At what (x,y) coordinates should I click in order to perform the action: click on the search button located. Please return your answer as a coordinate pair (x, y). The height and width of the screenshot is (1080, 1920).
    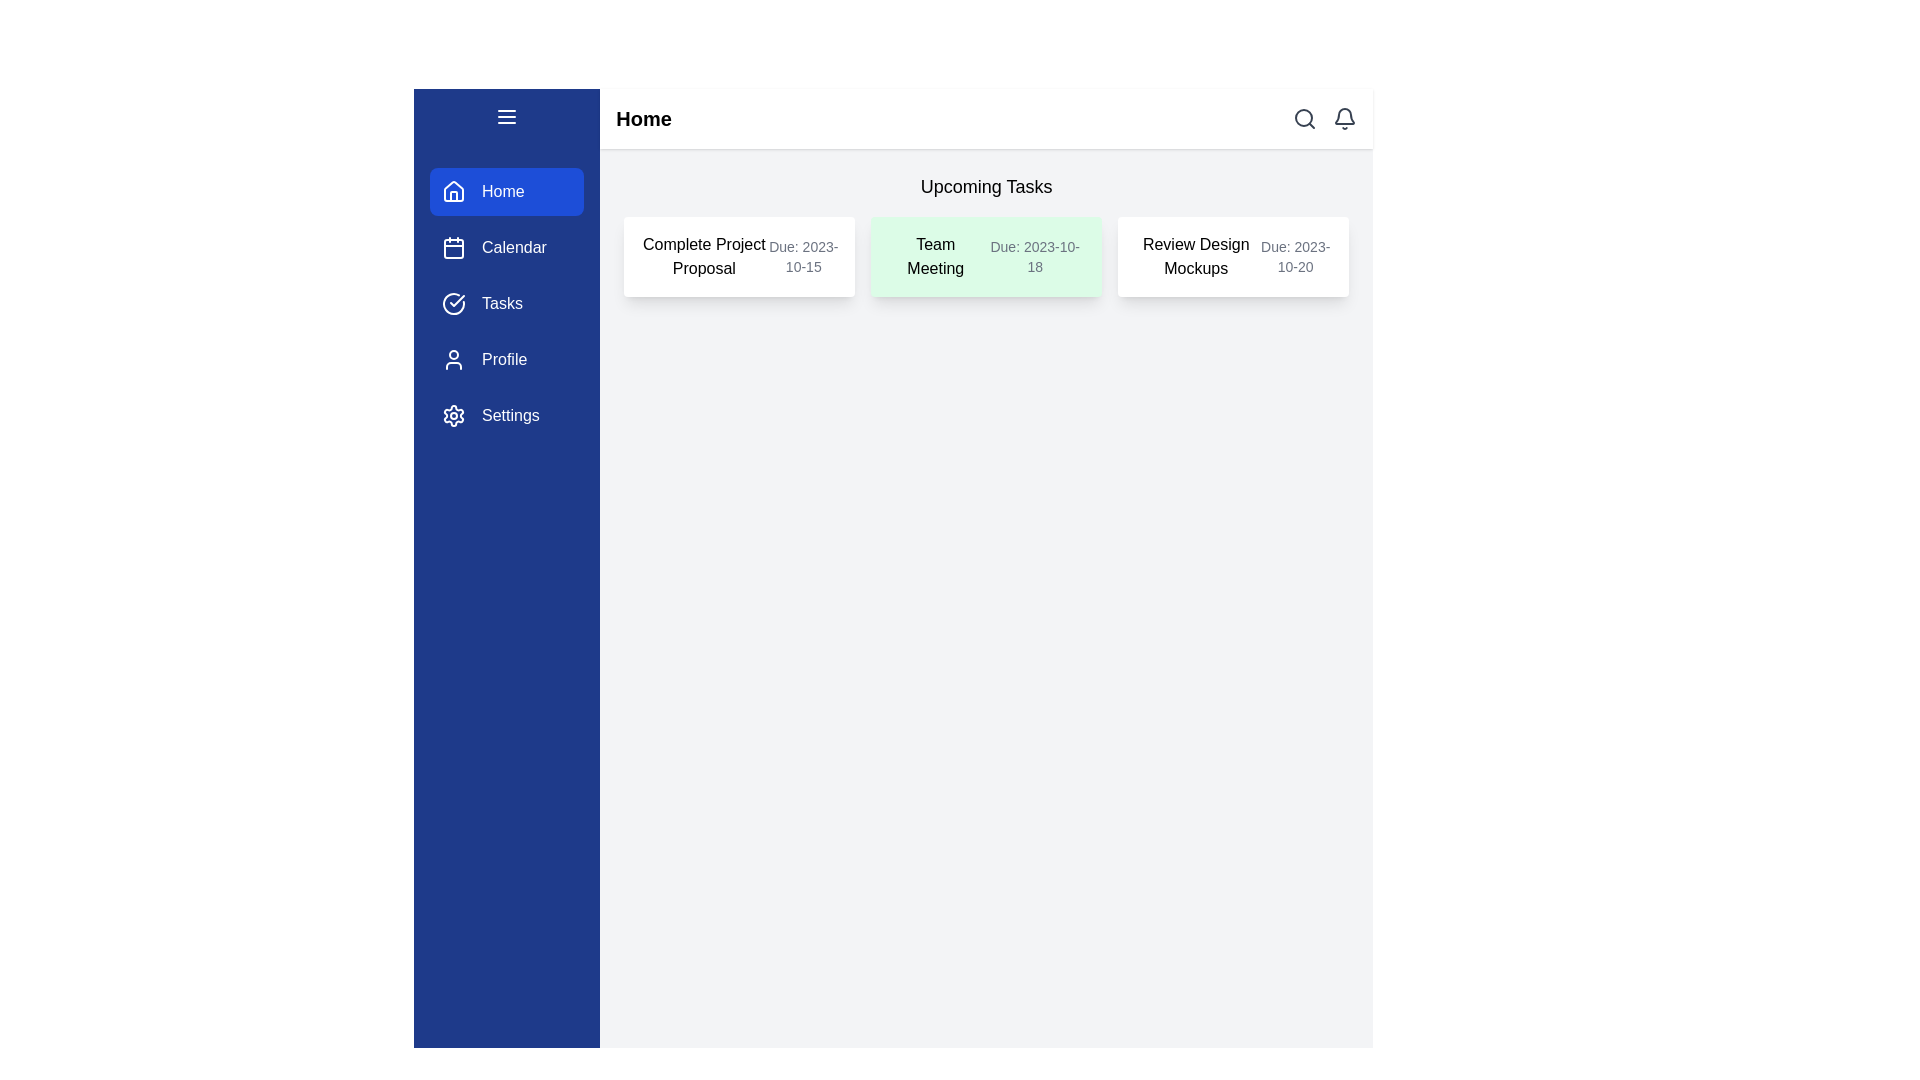
    Looking at the image, I should click on (1305, 119).